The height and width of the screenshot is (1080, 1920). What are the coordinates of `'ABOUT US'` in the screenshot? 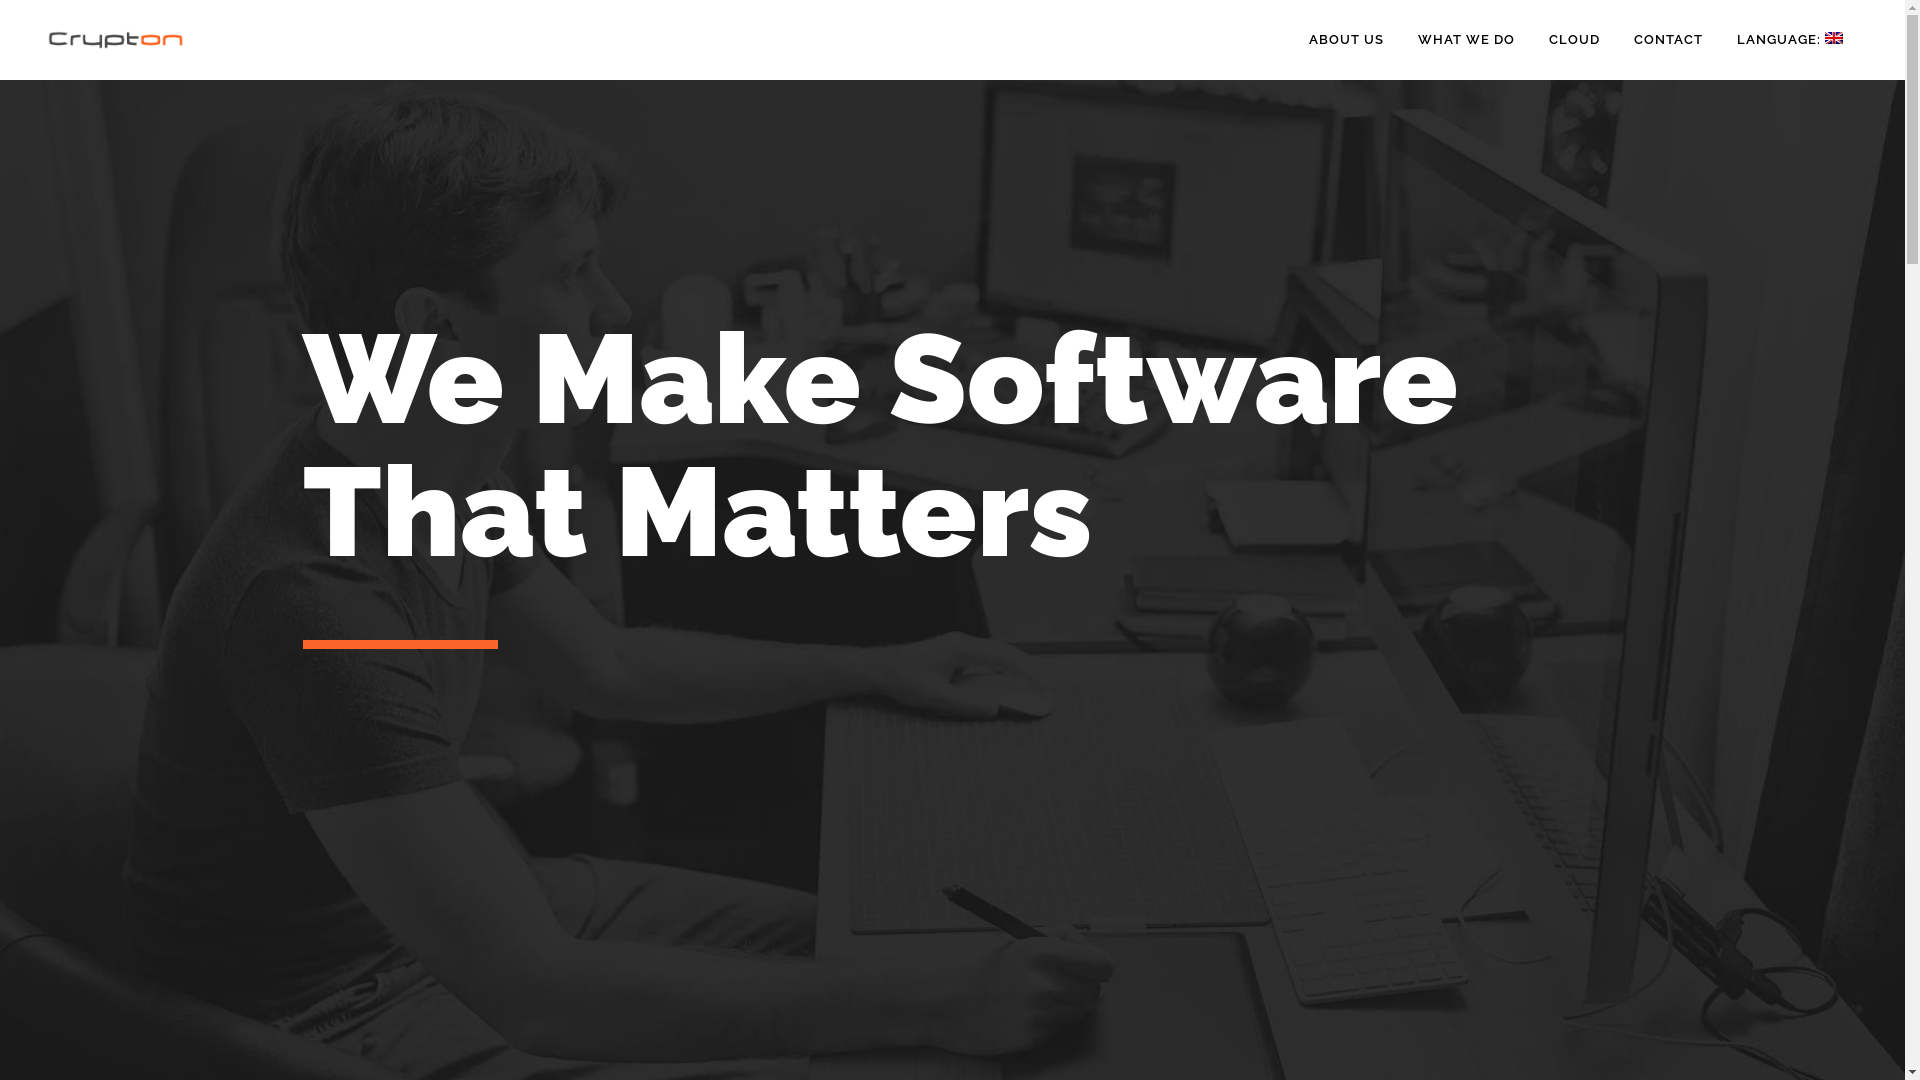 It's located at (1346, 39).